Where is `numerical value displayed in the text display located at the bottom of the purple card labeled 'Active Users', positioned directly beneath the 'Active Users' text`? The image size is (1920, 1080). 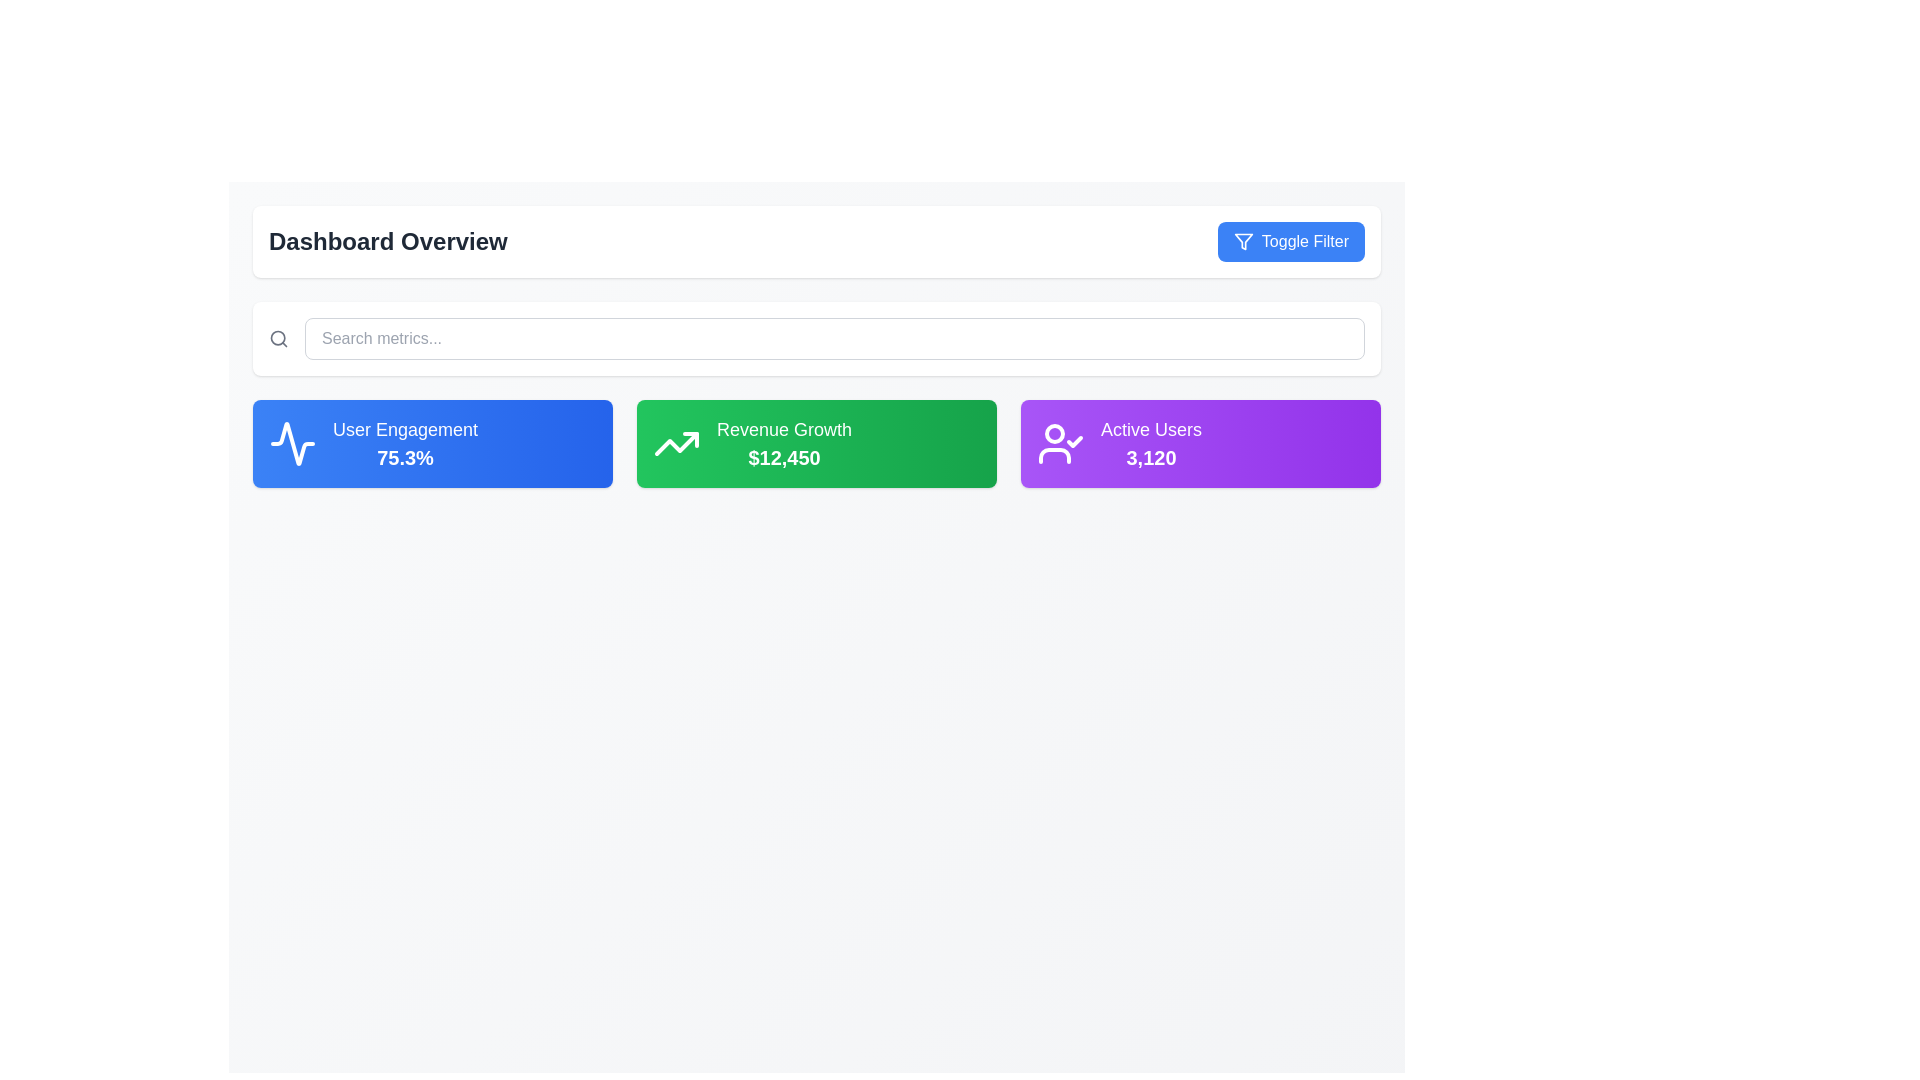
numerical value displayed in the text display located at the bottom of the purple card labeled 'Active Users', positioned directly beneath the 'Active Users' text is located at coordinates (1151, 458).